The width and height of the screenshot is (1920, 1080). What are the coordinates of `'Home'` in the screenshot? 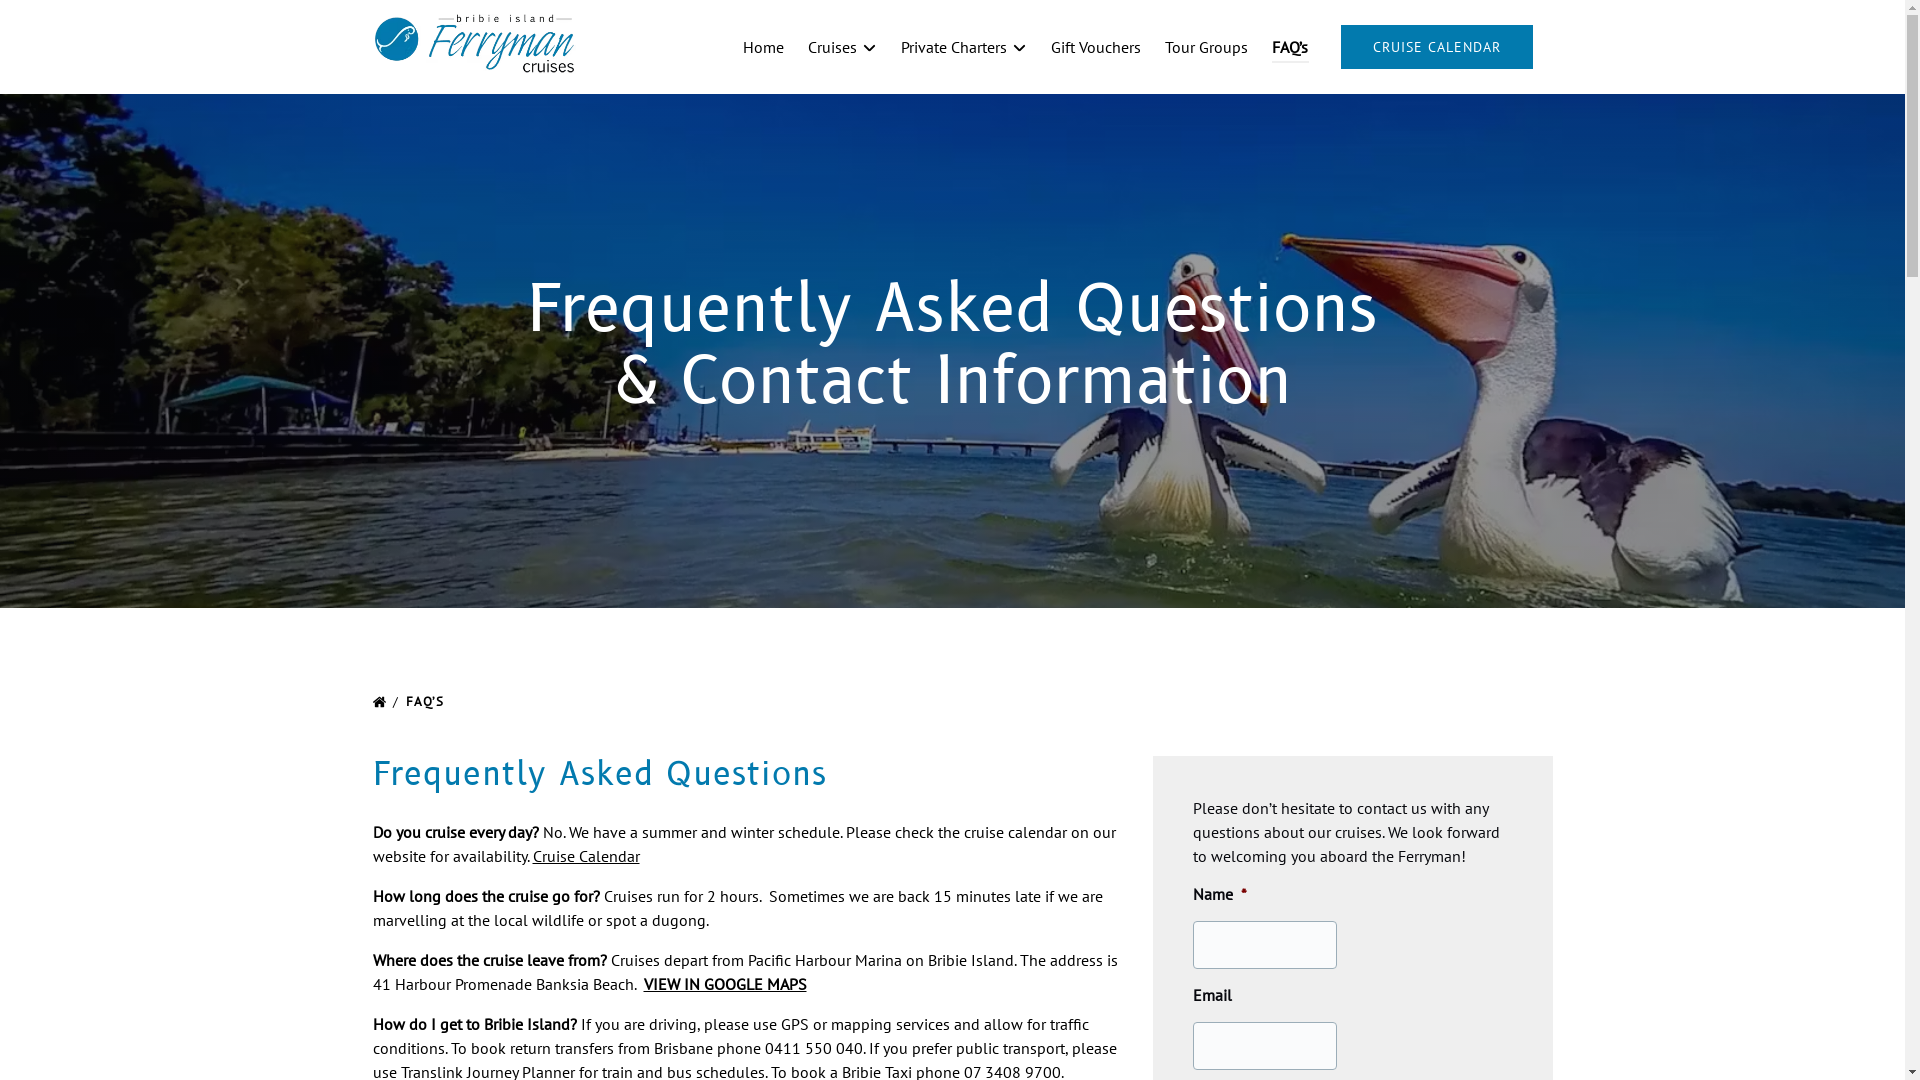 It's located at (762, 45).